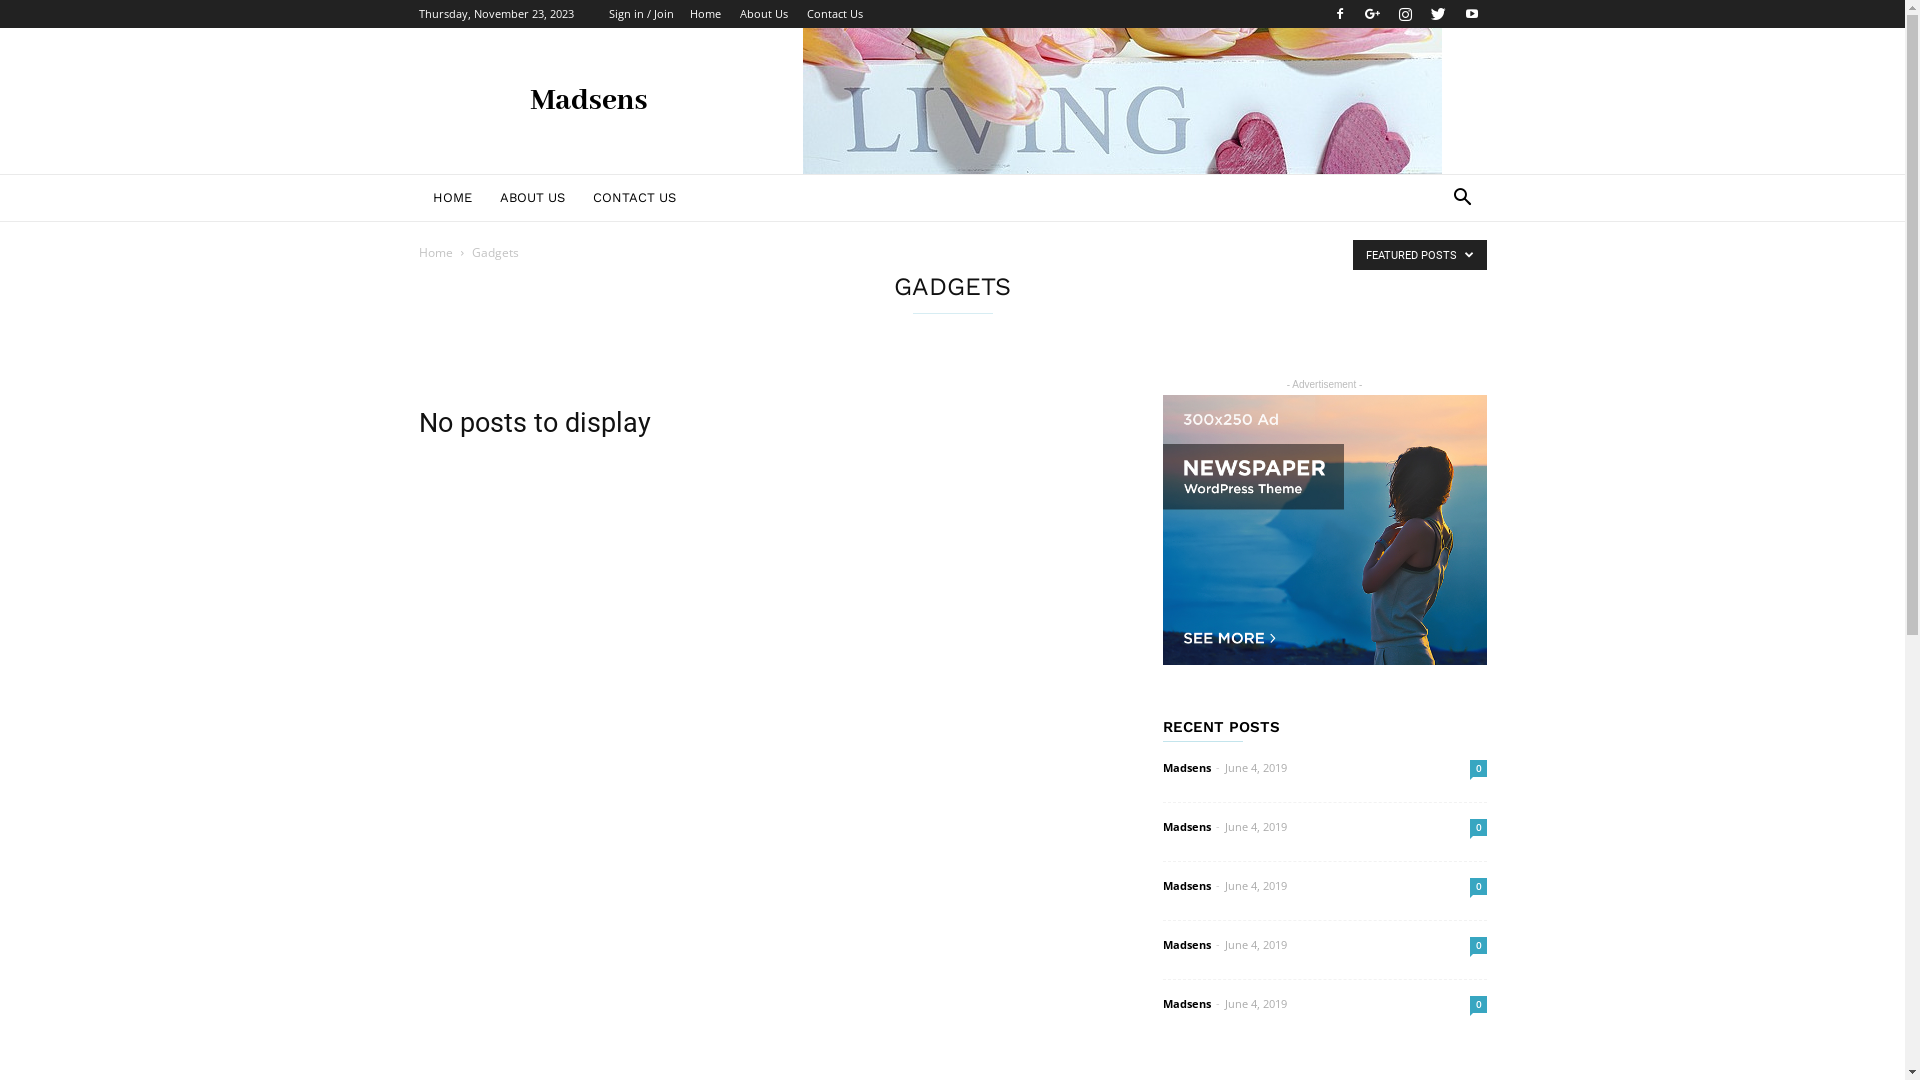  I want to click on '0', so click(1469, 827).